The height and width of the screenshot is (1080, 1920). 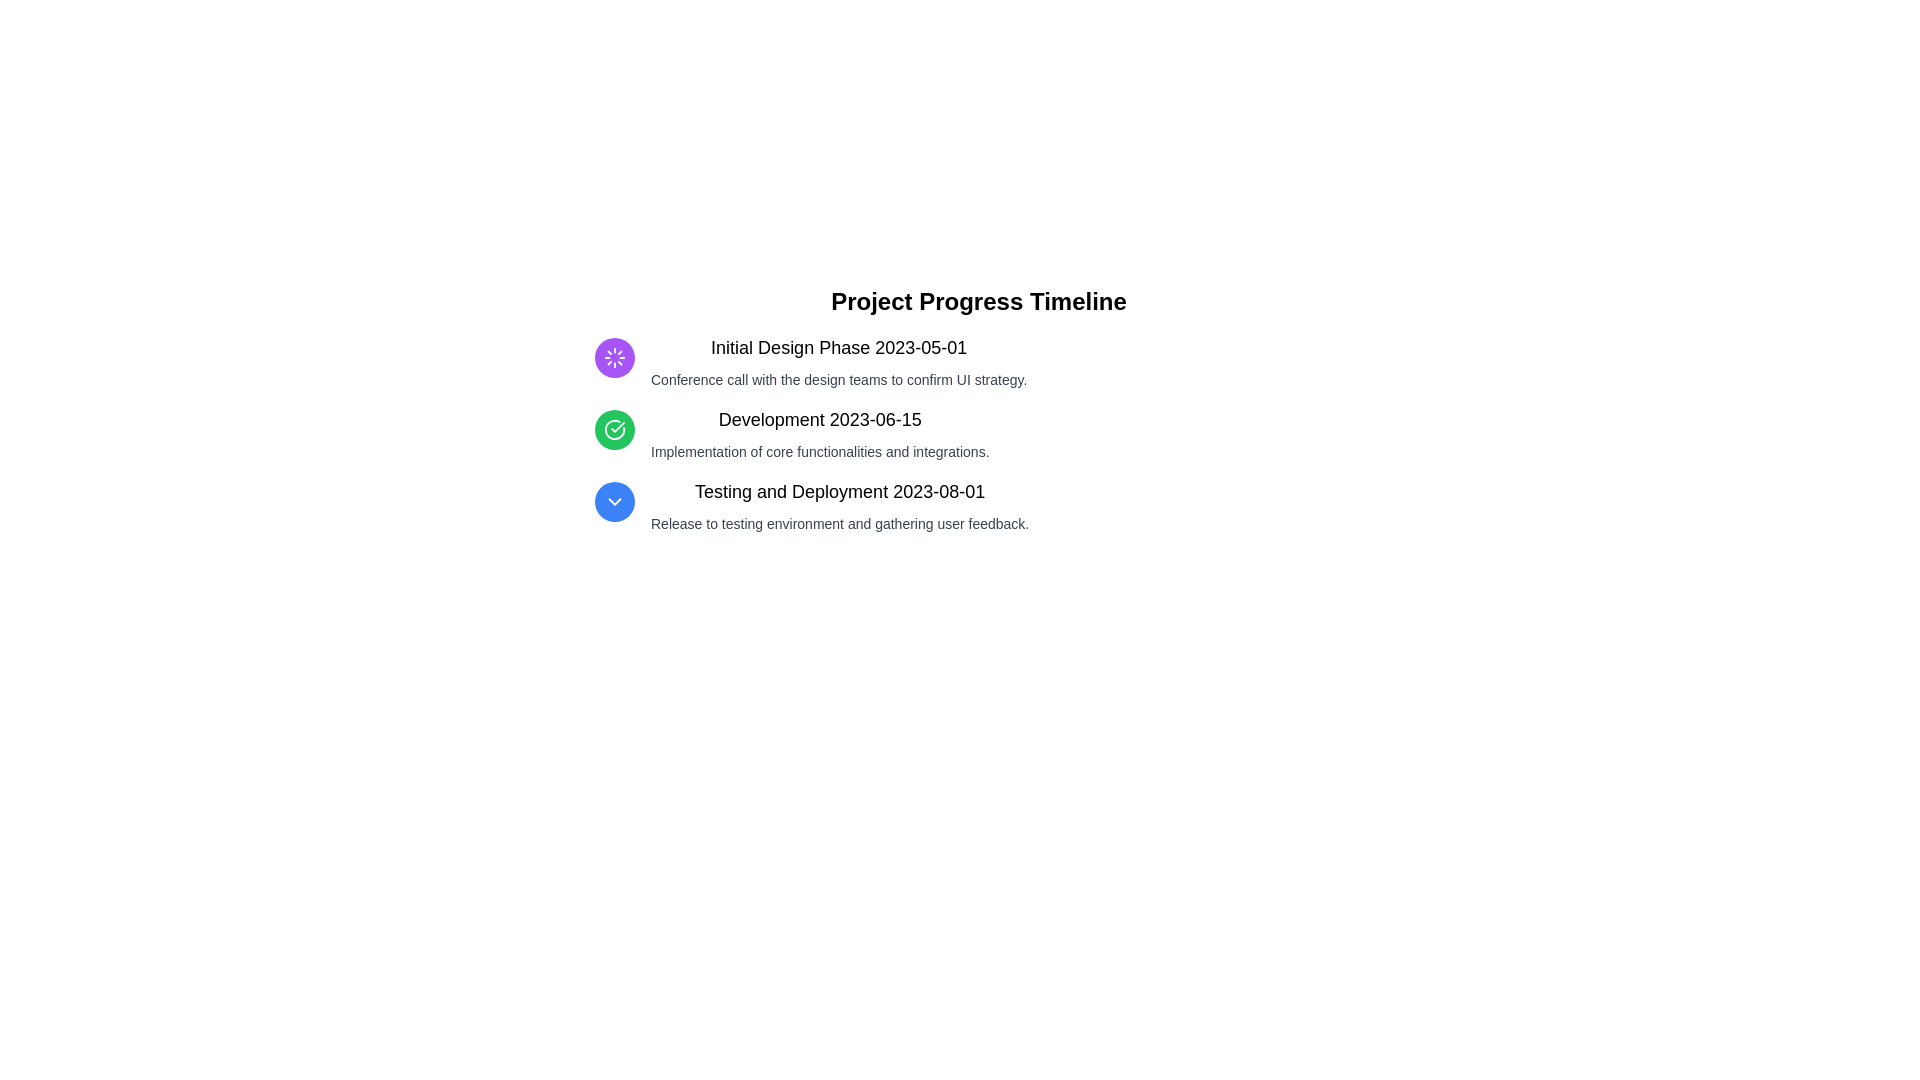 What do you see at coordinates (979, 362) in the screenshot?
I see `the first list item element under 'Project Progress Timeline'` at bounding box center [979, 362].